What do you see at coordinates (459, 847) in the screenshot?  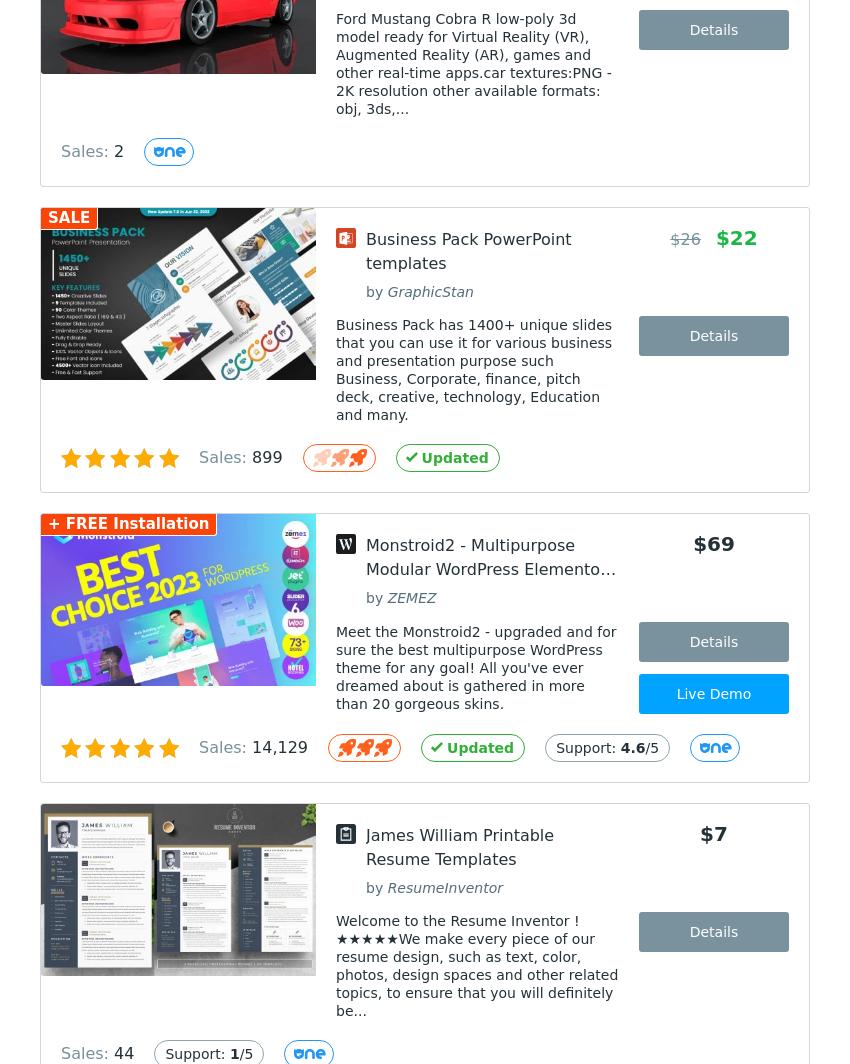 I see `'James William Printable Resume Templates'` at bounding box center [459, 847].